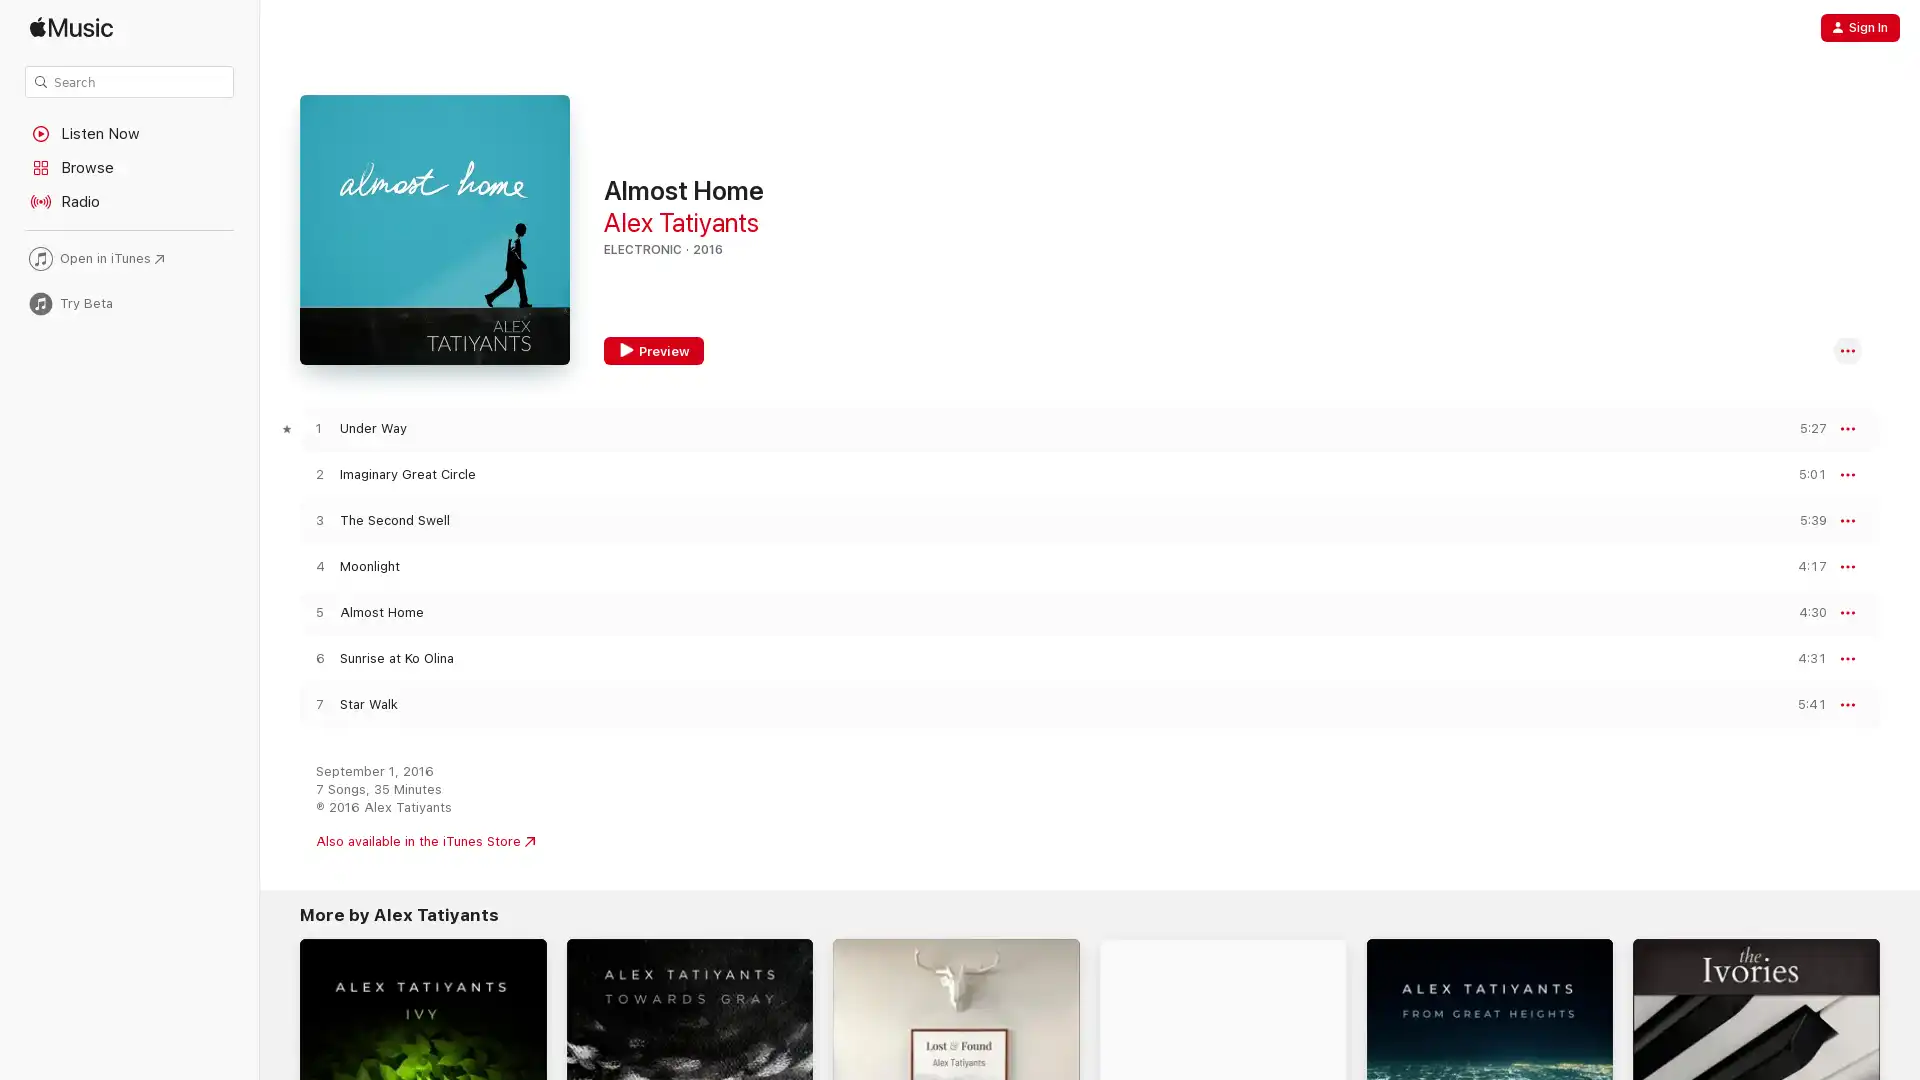 The width and height of the screenshot is (1920, 1080). What do you see at coordinates (1804, 519) in the screenshot?
I see `Preview` at bounding box center [1804, 519].